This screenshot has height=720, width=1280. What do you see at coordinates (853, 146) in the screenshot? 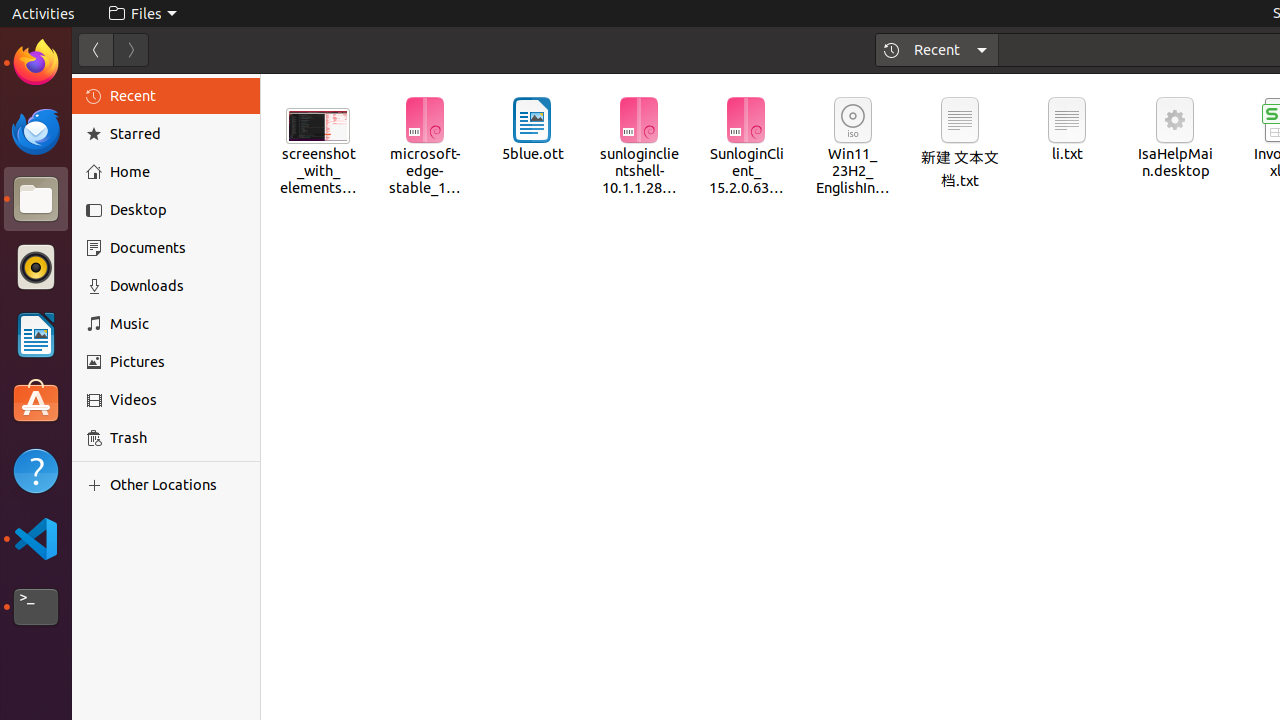
I see `'Win11_23H2_EnglishInternational_x64v2.iso'` at bounding box center [853, 146].